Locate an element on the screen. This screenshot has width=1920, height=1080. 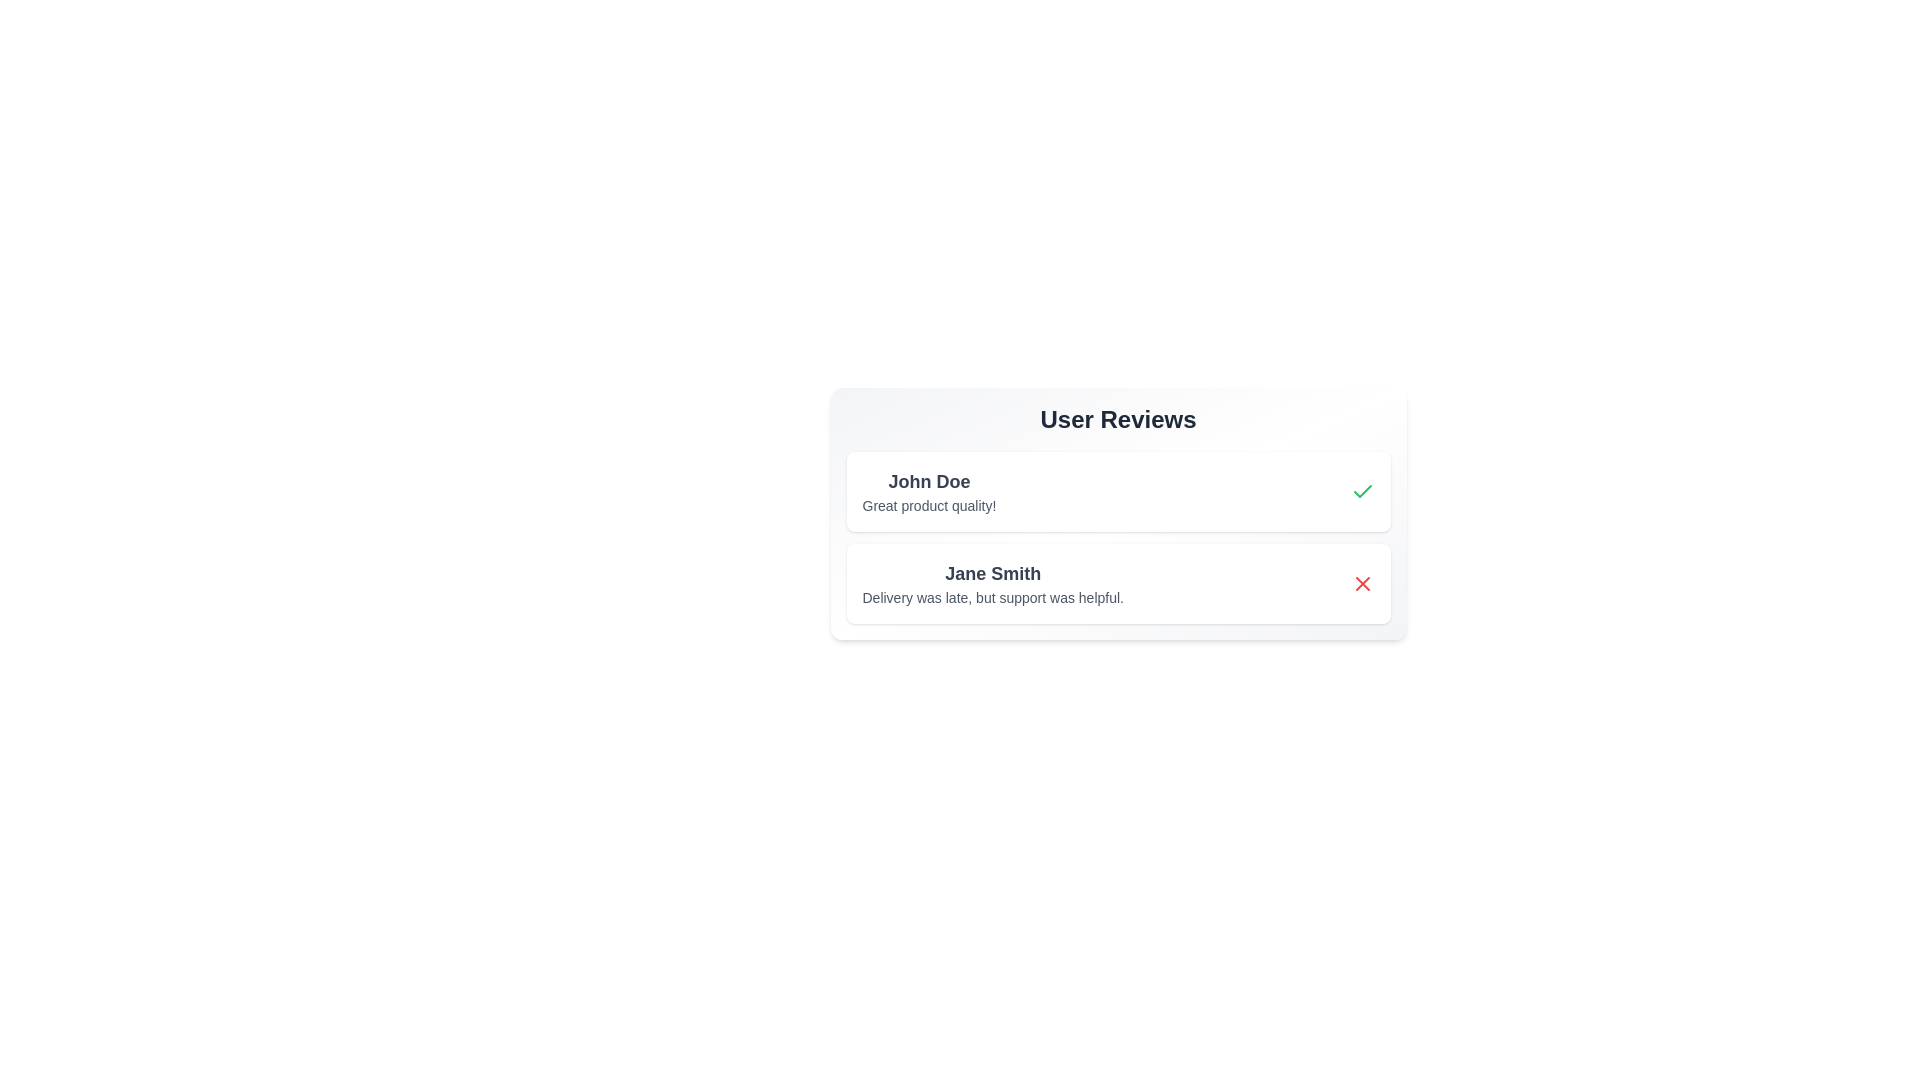
the approval icon located within the first user review card, positioned to the right of the text 'Great product quality!' and aligned with the user's name 'John Doe', to acknowledge or interact with it is located at coordinates (1361, 492).